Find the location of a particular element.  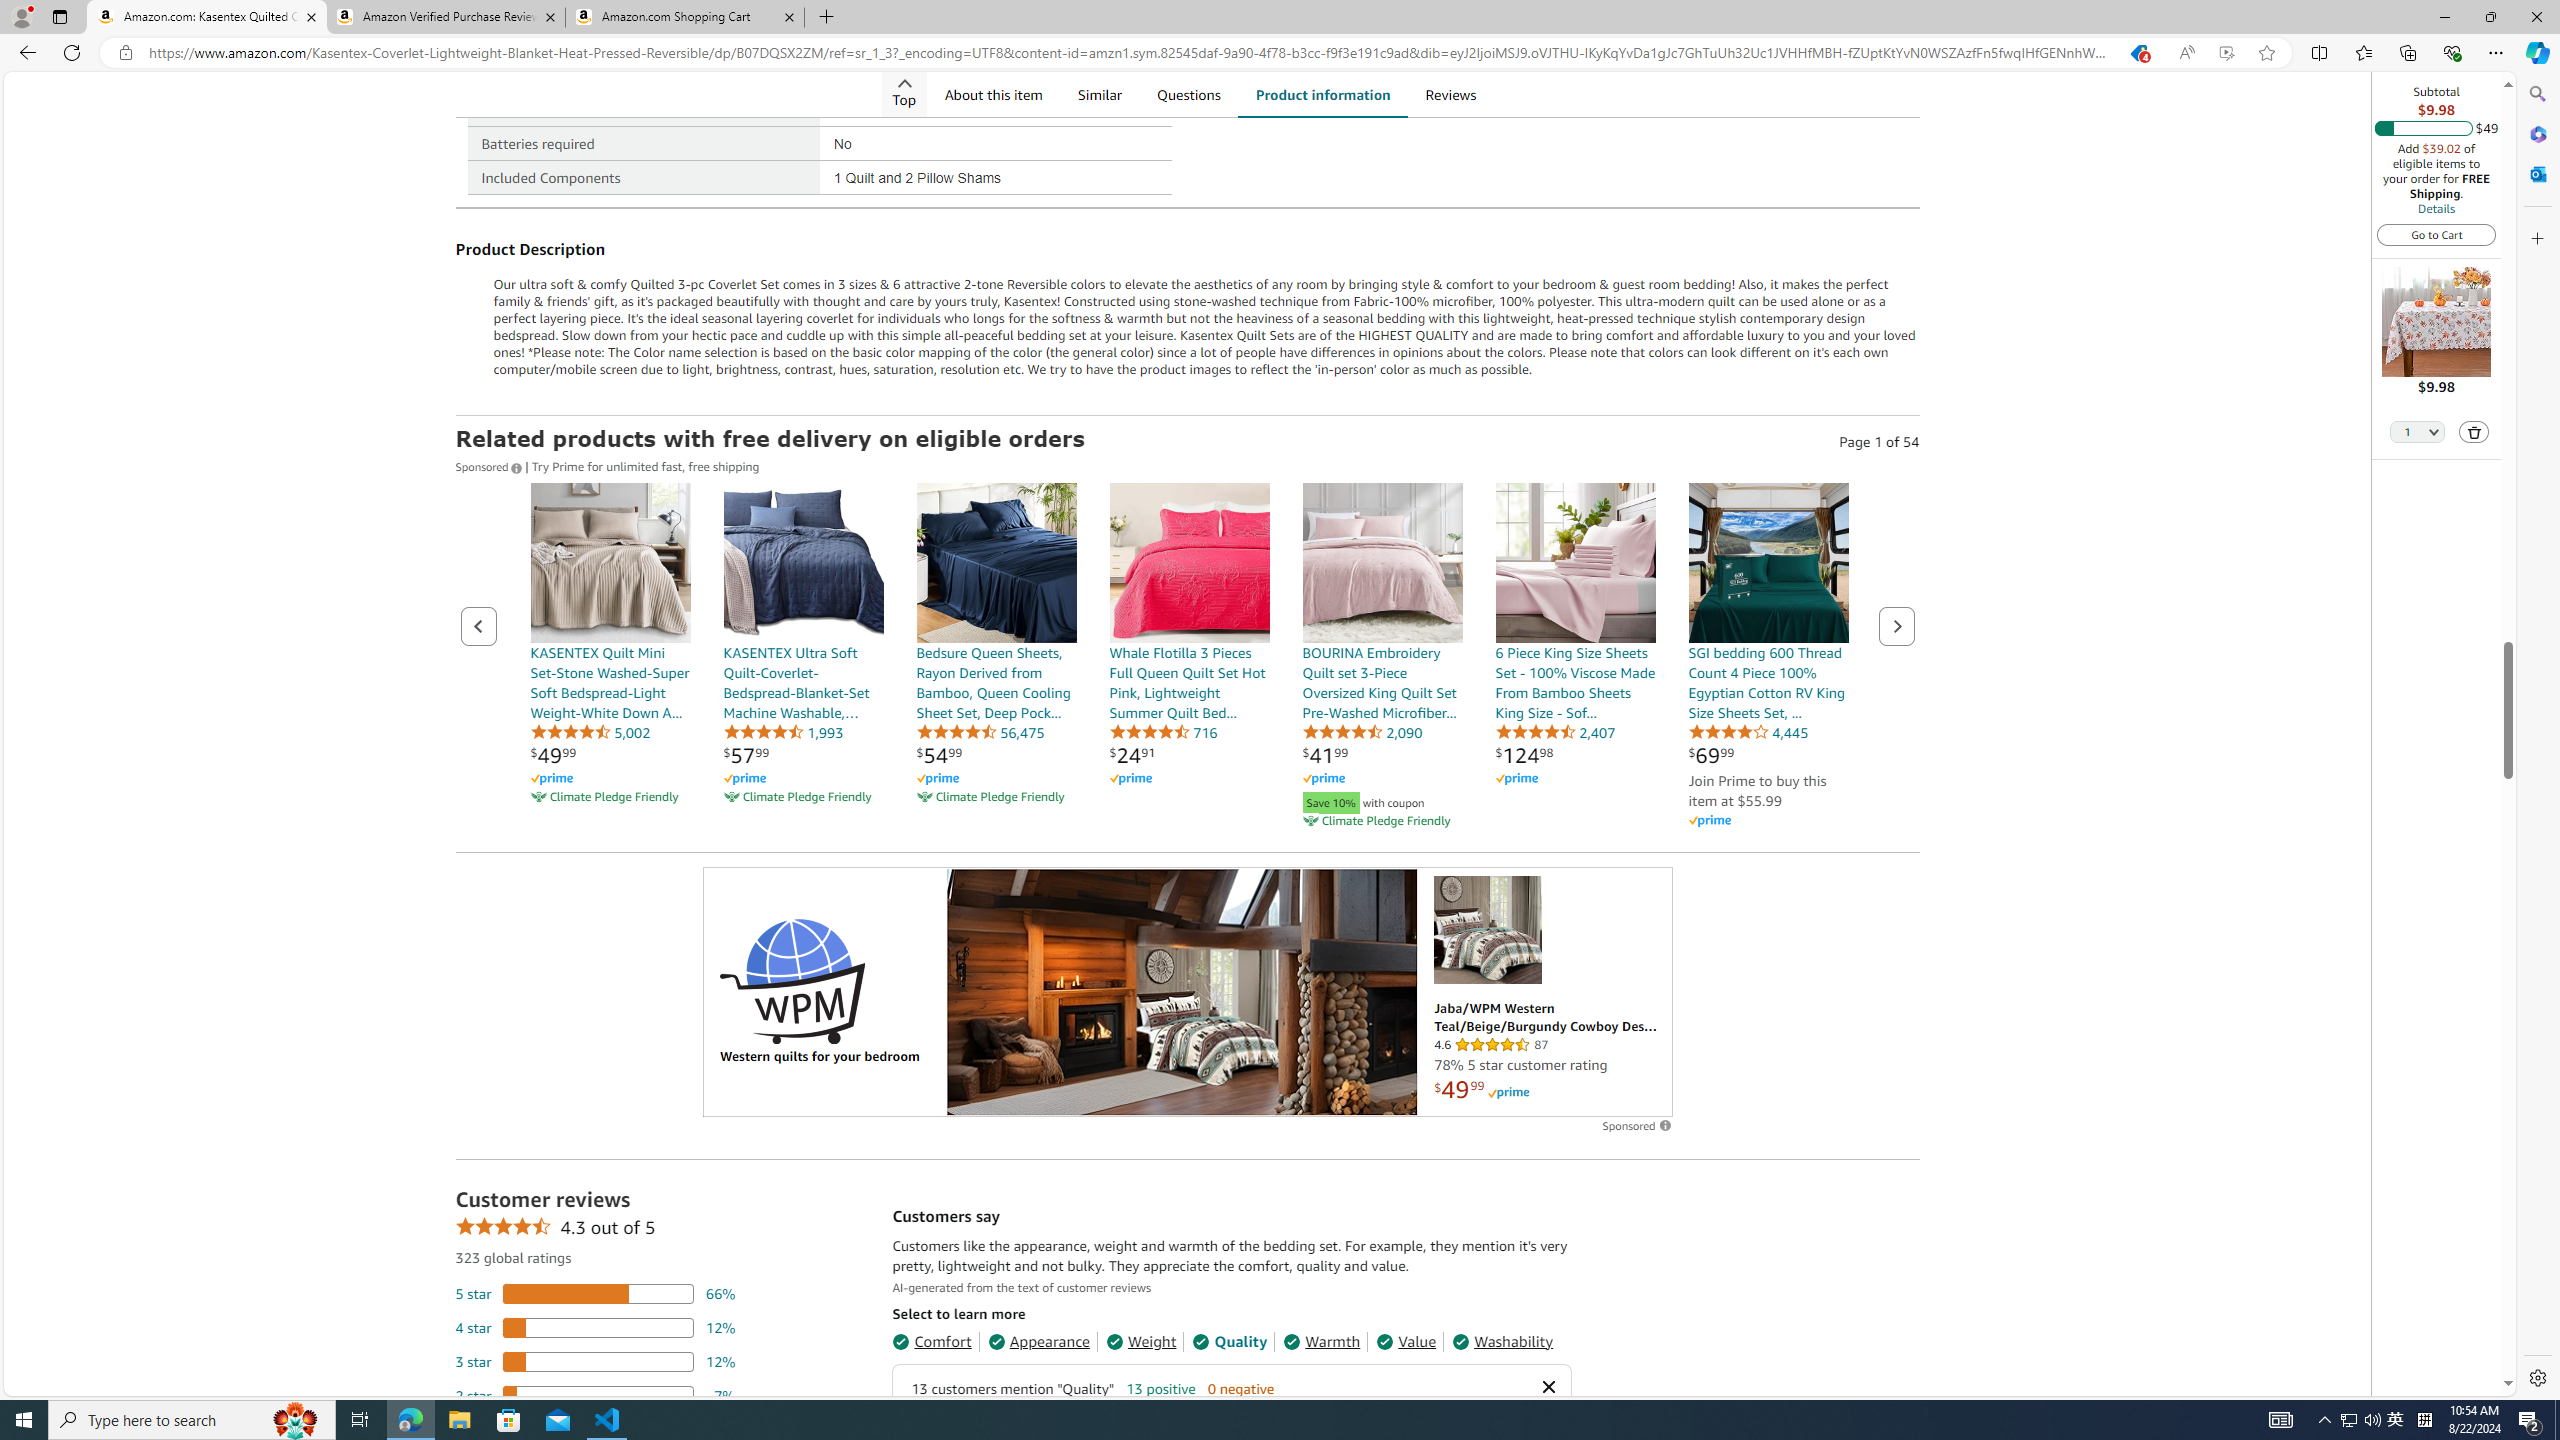

'$69.99' is located at coordinates (1711, 754).